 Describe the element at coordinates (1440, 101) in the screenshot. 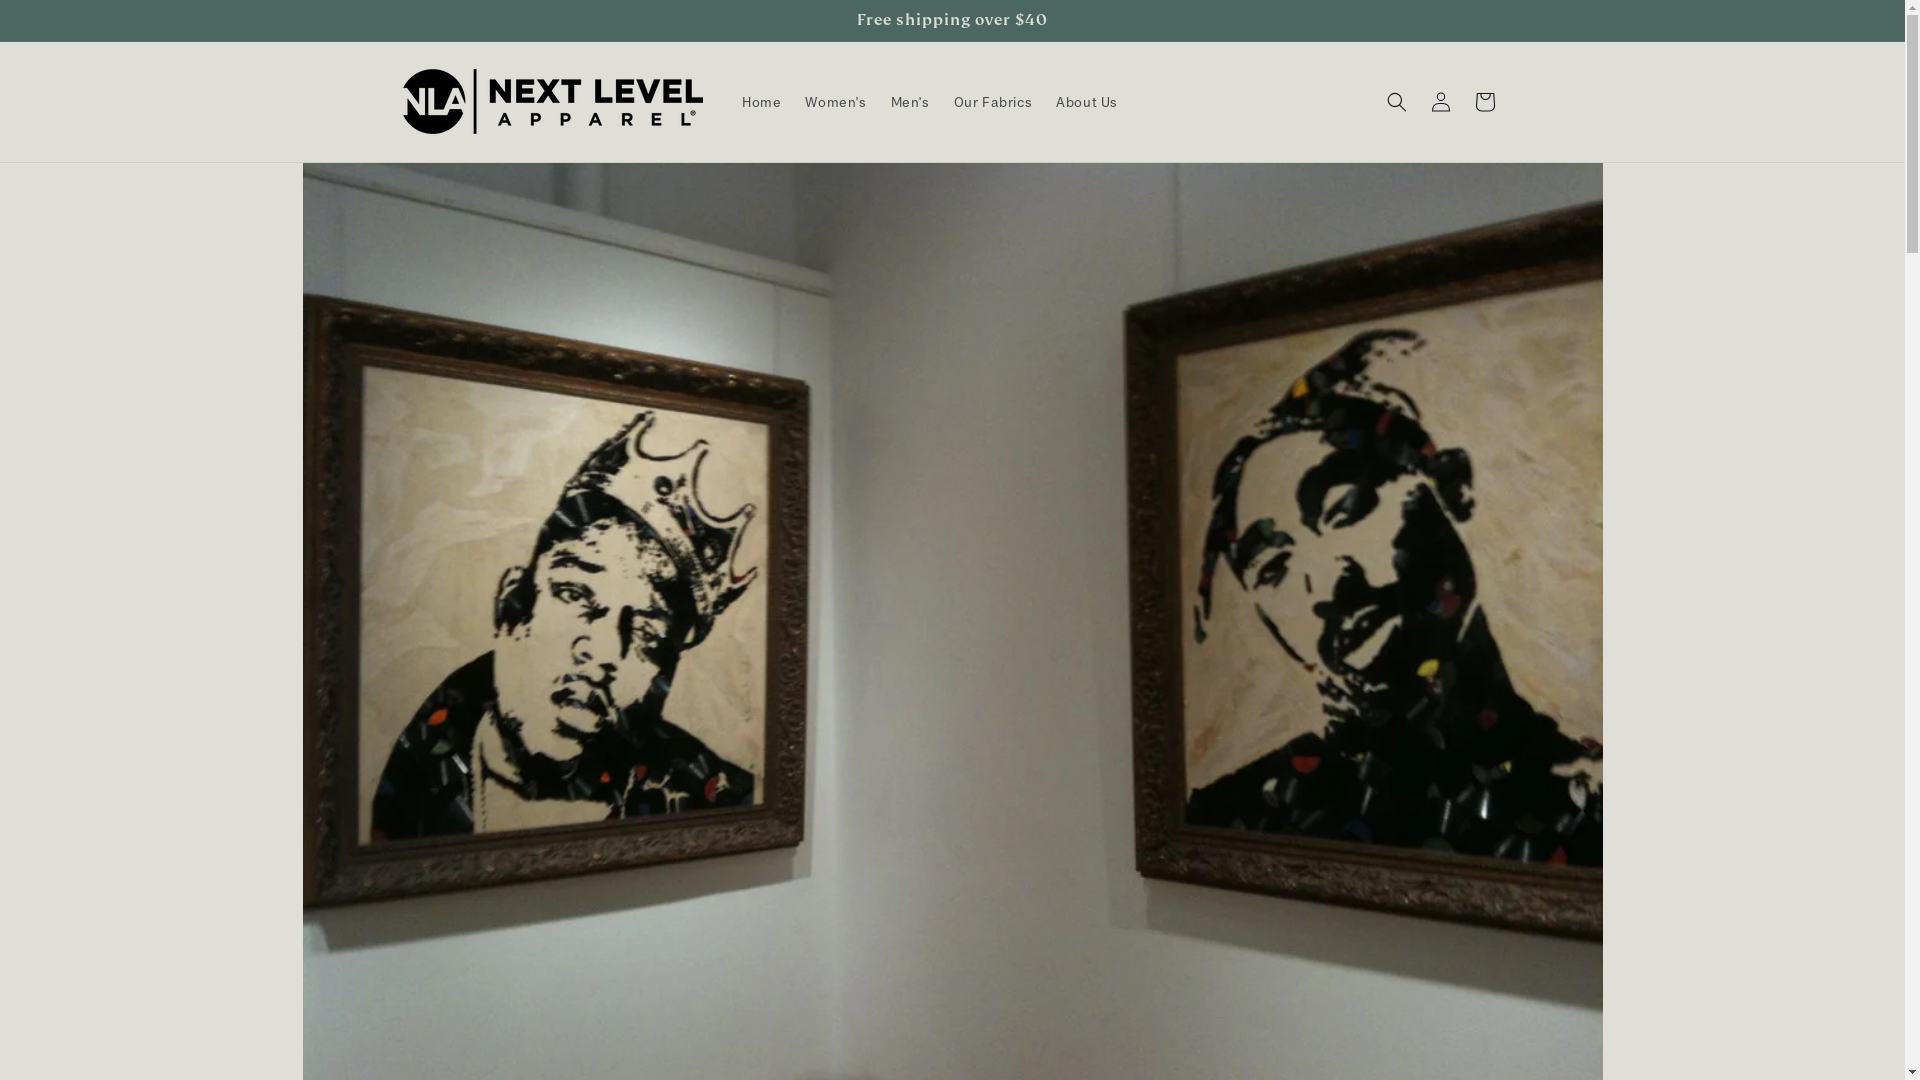

I see `'Log in'` at that location.